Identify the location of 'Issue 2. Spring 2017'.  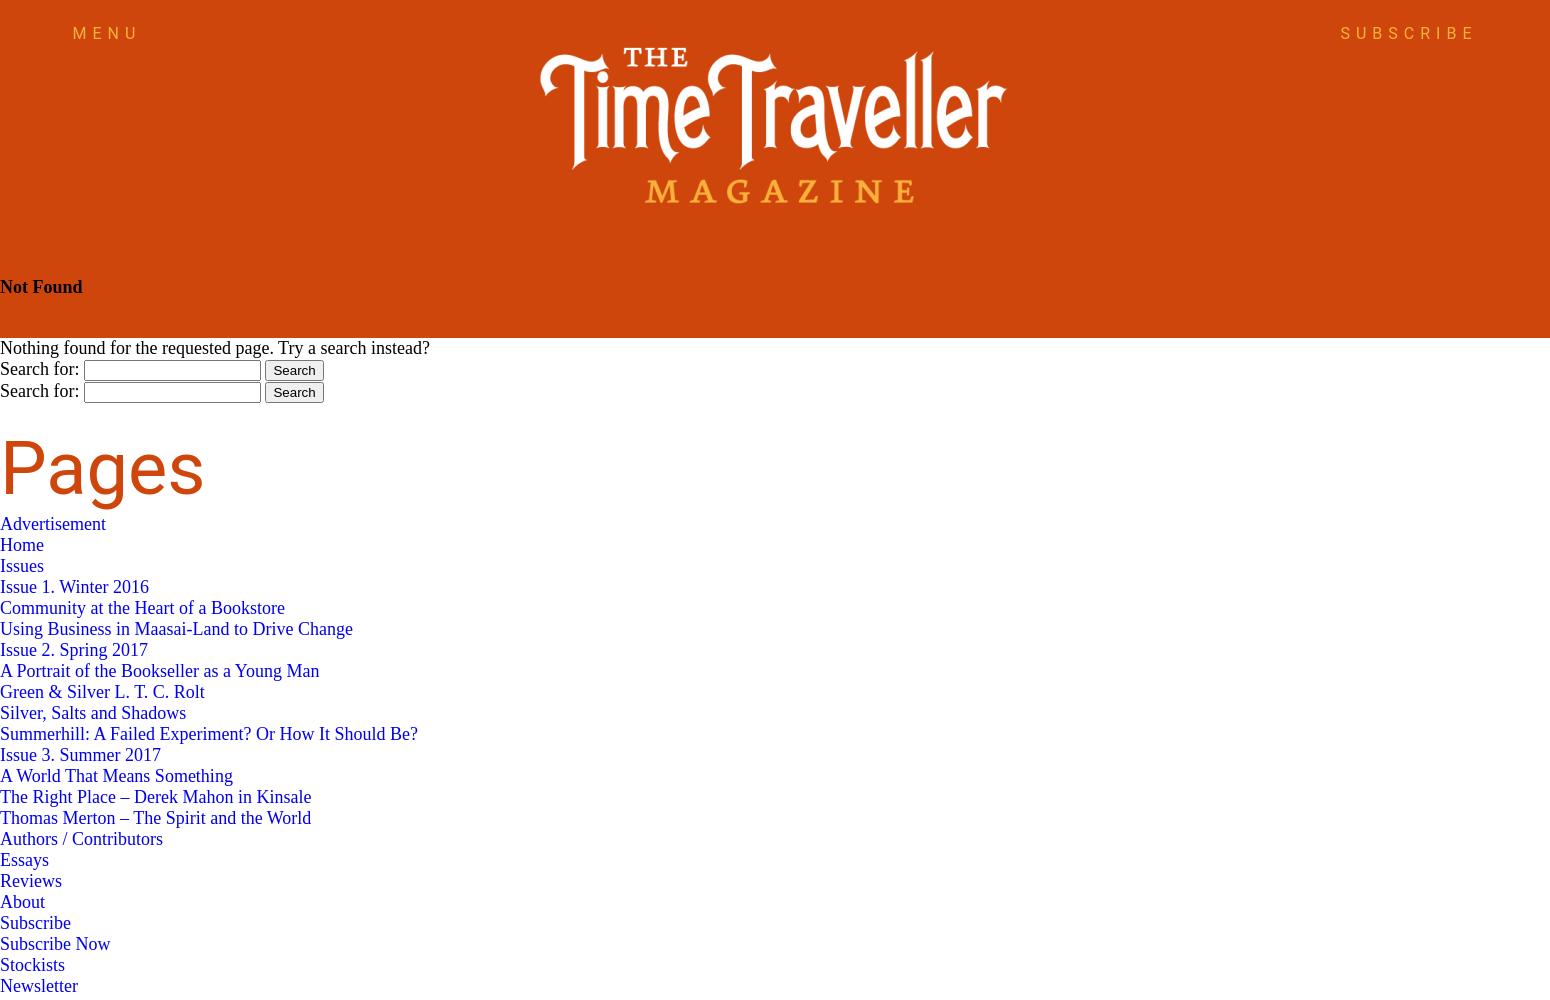
(72, 650).